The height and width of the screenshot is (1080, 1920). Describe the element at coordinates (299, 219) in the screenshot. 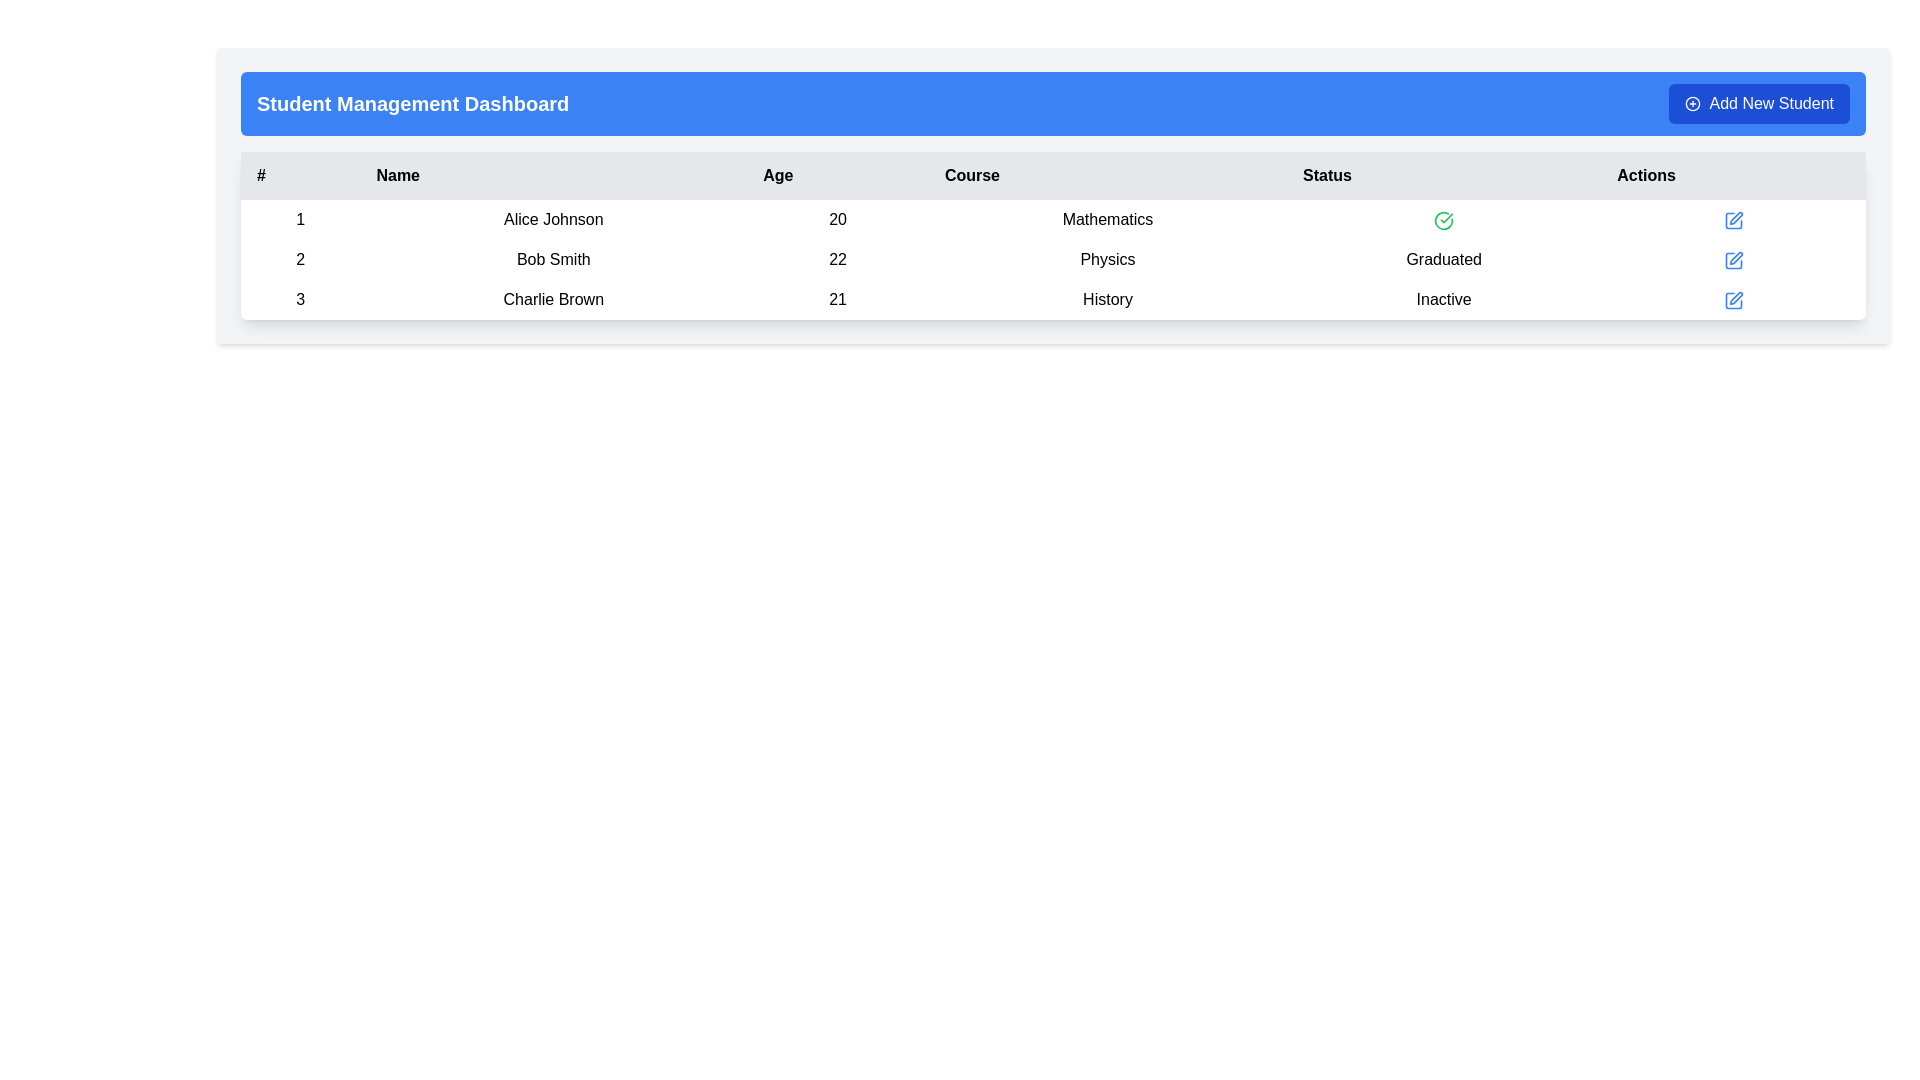

I see `the Text Display element that contains the text '1' in the '#' column header of the first row` at that location.